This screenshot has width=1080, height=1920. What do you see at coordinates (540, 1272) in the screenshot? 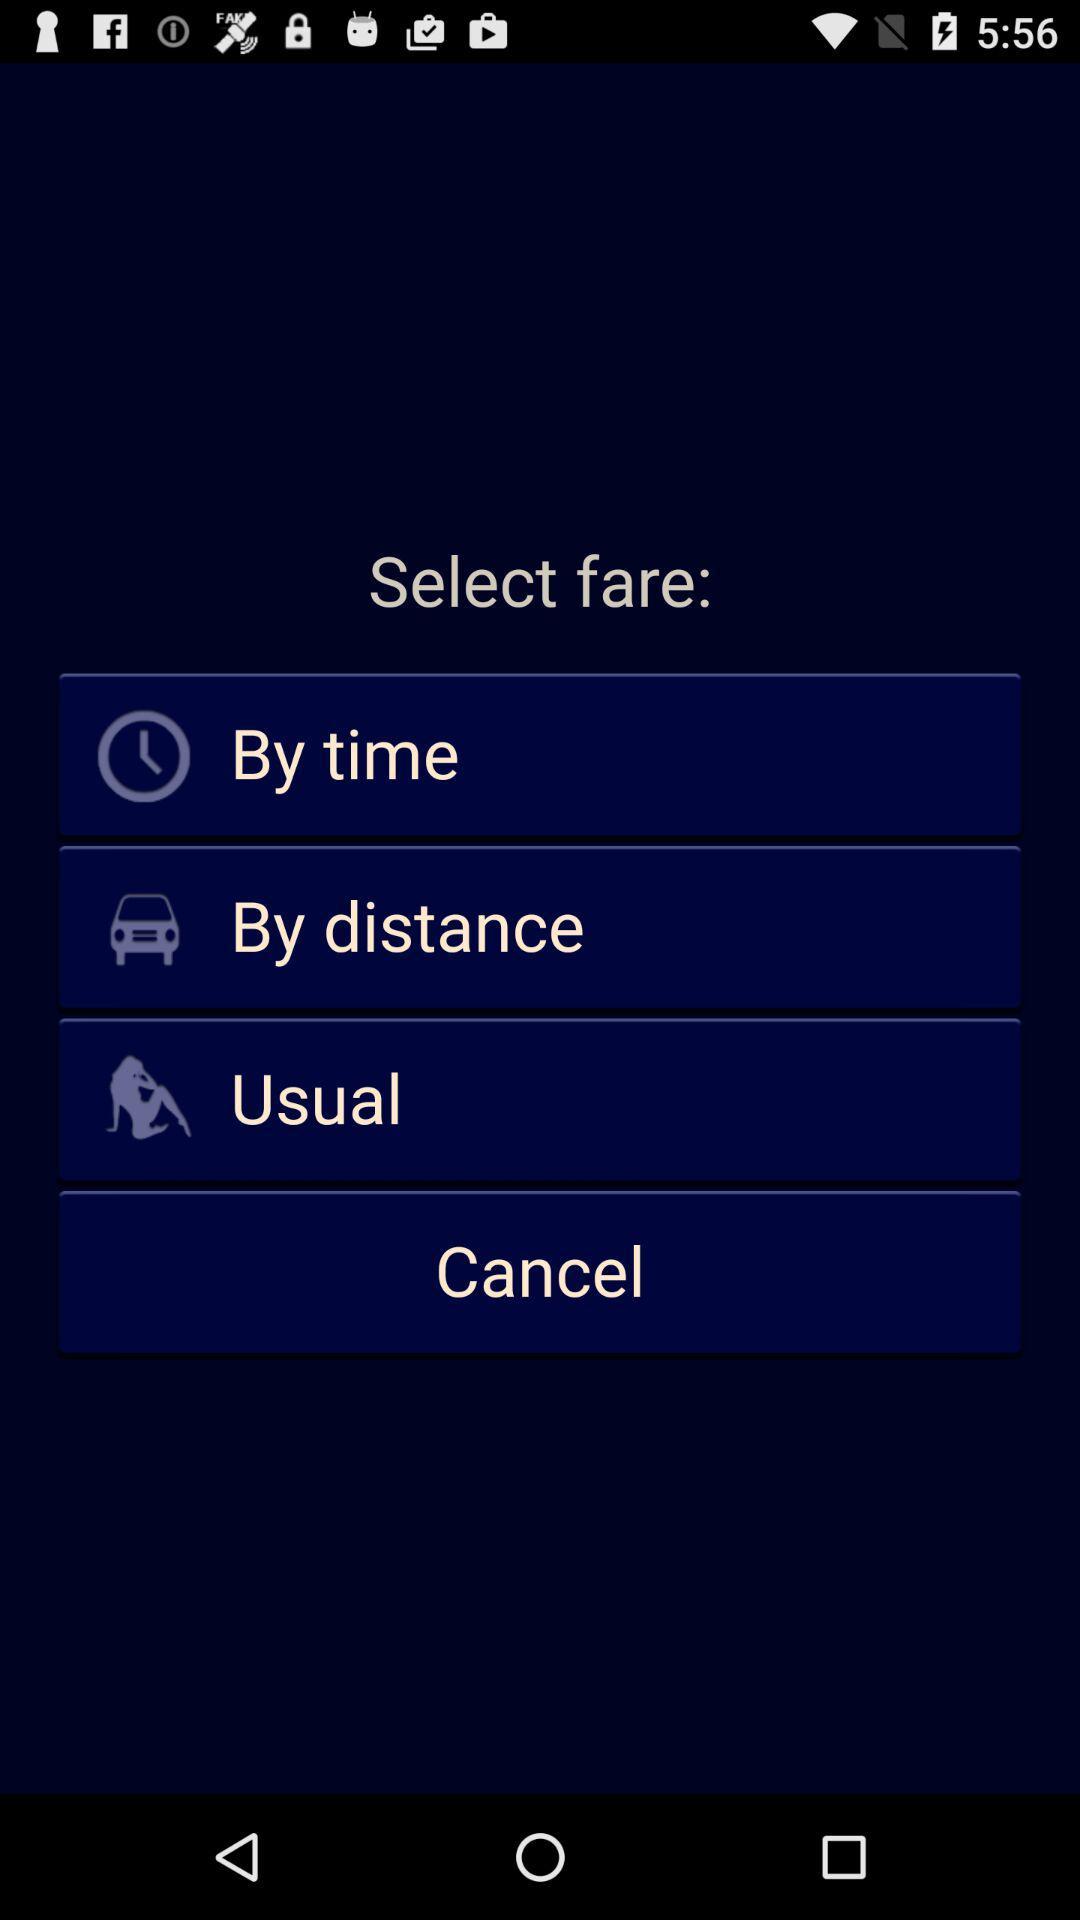
I see `the cancel app` at bounding box center [540, 1272].